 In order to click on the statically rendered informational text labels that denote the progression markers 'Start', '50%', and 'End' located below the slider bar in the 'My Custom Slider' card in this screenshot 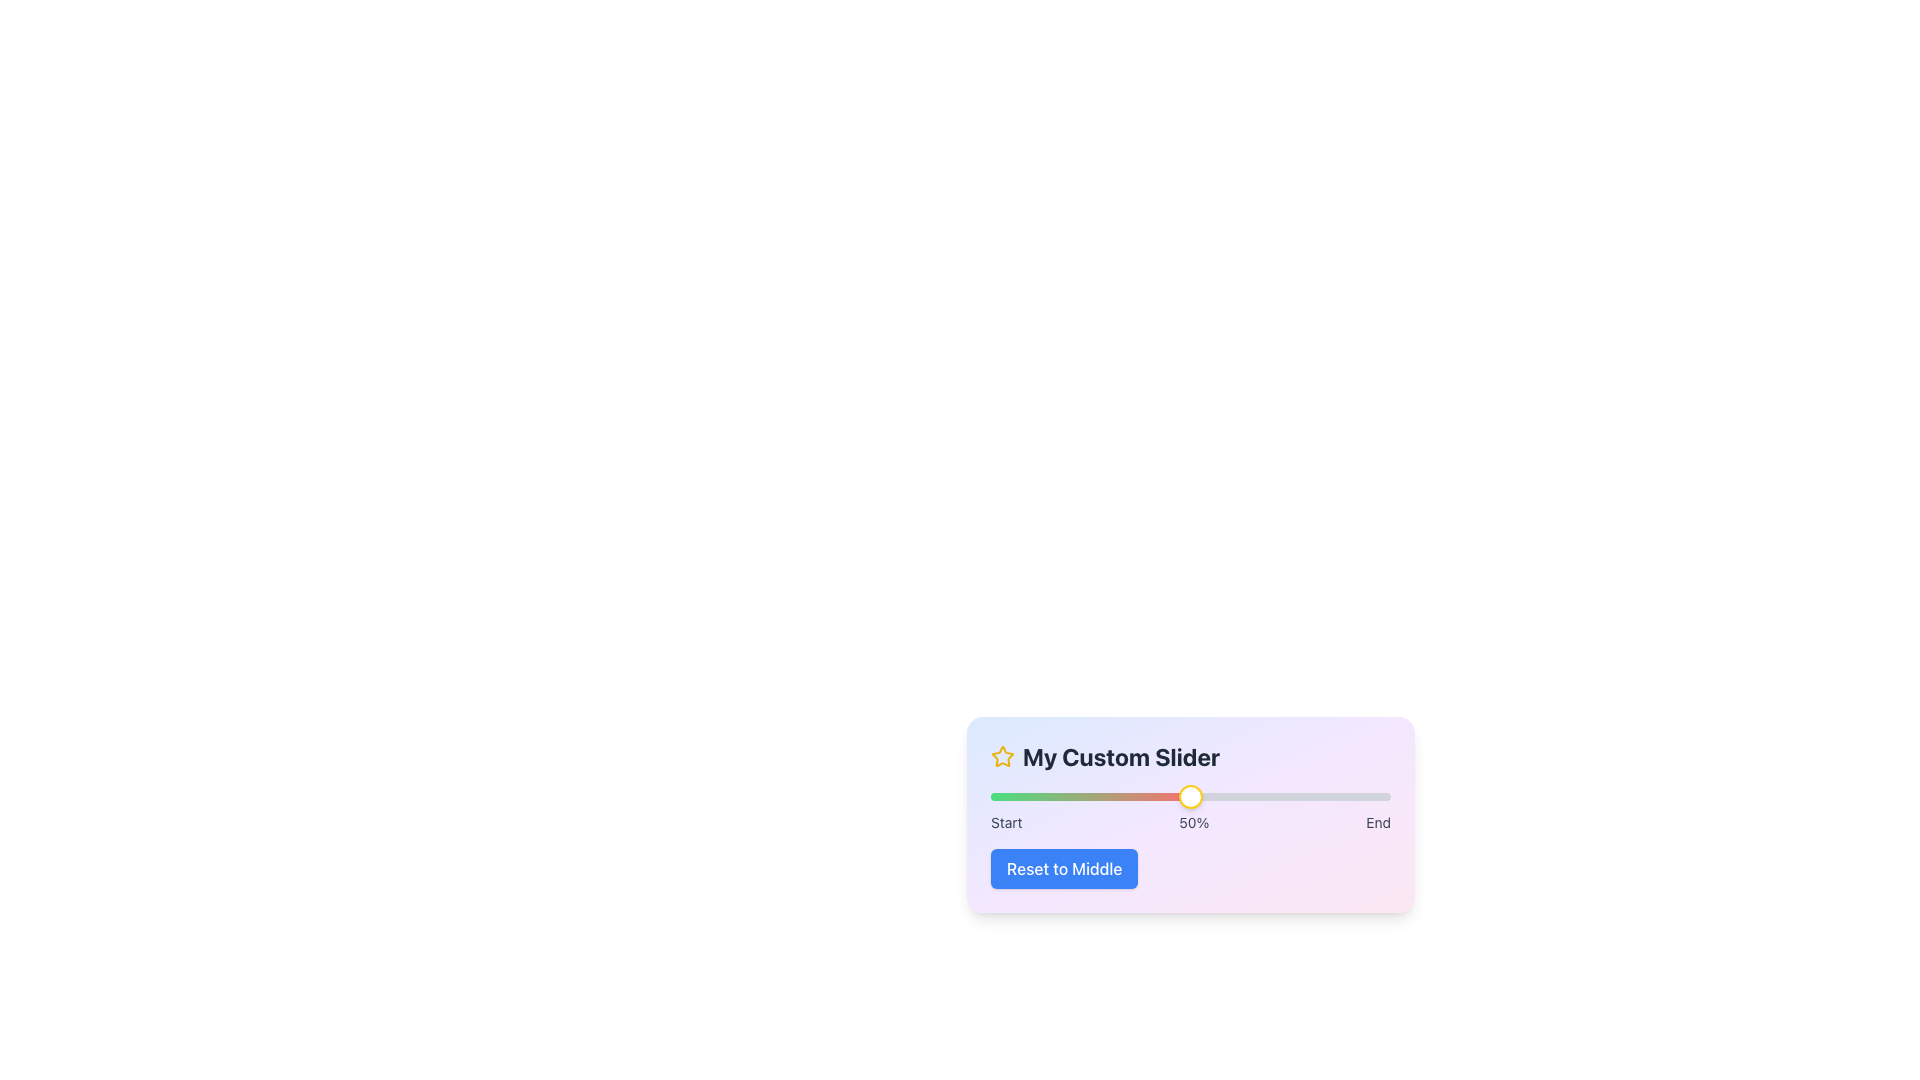, I will do `click(1190, 822)`.